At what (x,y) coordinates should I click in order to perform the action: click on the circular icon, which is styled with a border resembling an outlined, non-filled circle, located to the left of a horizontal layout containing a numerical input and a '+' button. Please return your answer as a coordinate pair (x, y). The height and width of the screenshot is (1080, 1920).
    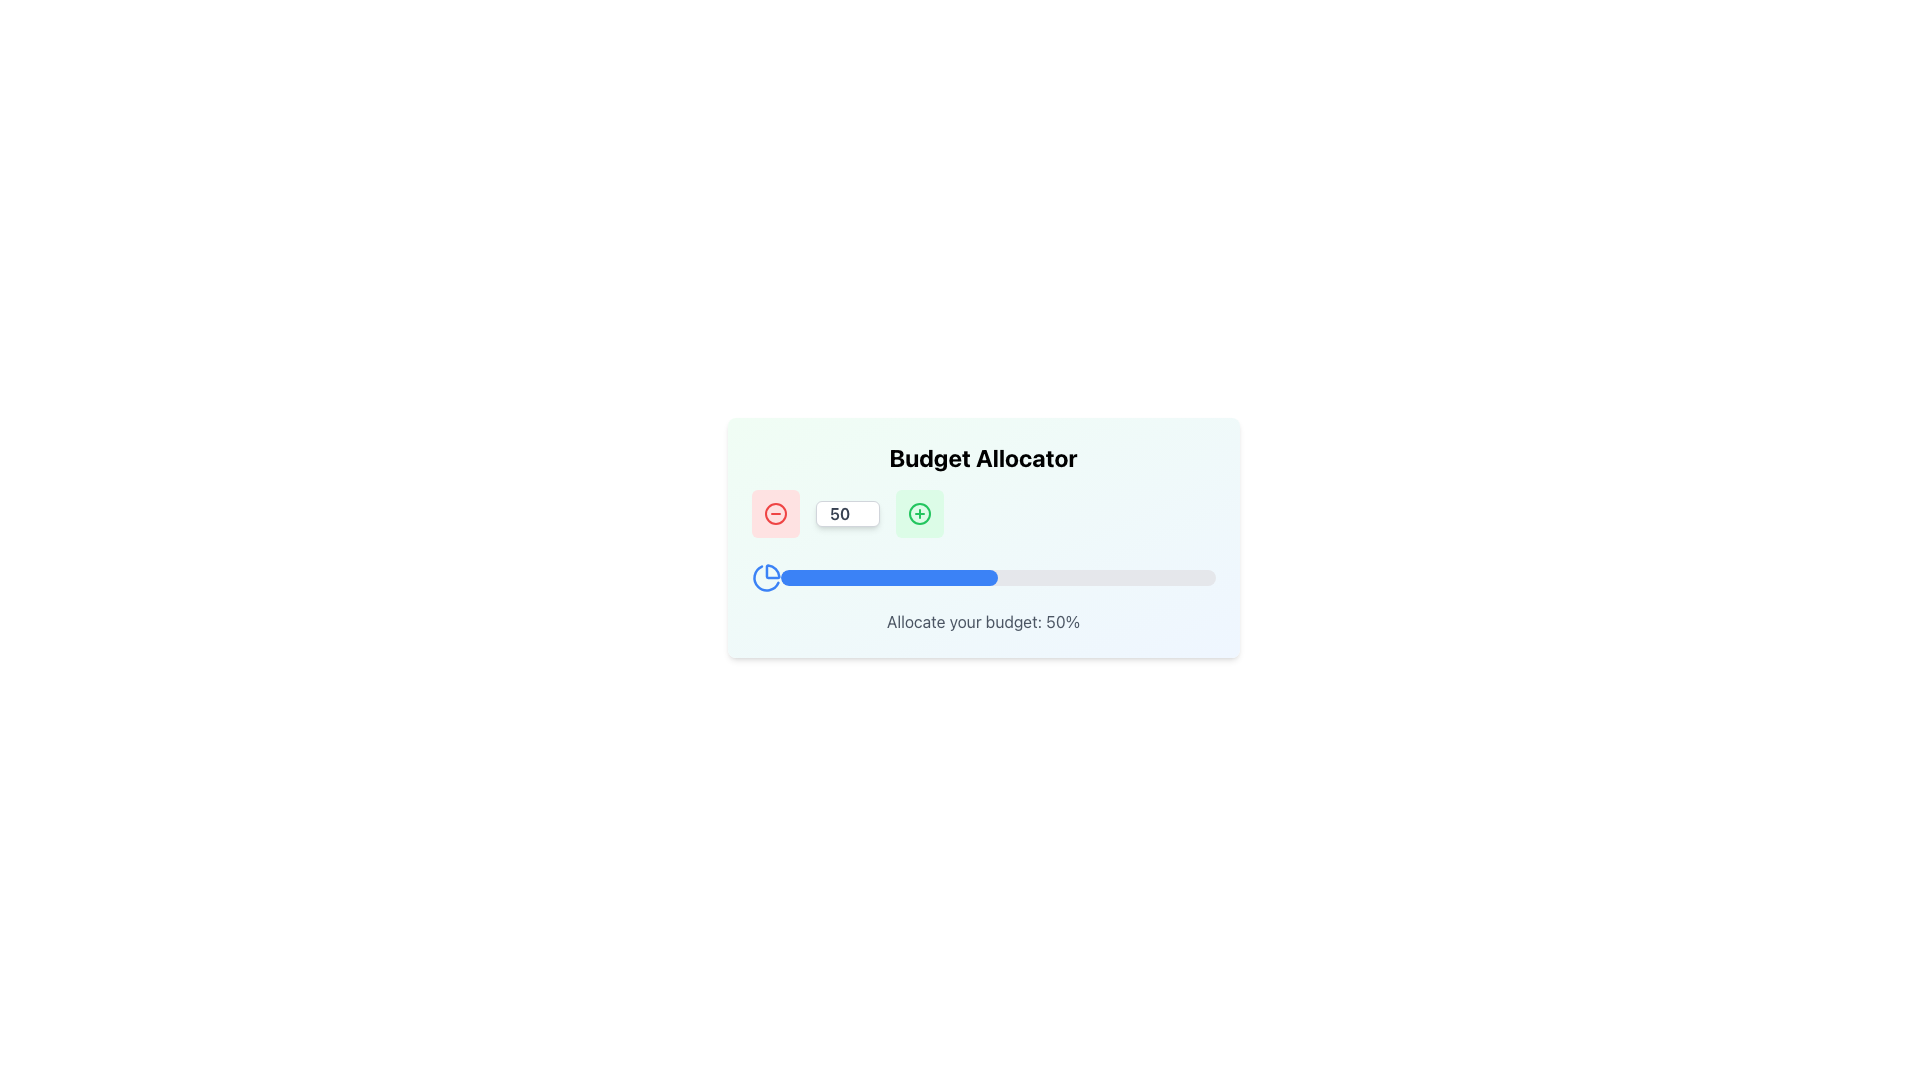
    Looking at the image, I should click on (774, 512).